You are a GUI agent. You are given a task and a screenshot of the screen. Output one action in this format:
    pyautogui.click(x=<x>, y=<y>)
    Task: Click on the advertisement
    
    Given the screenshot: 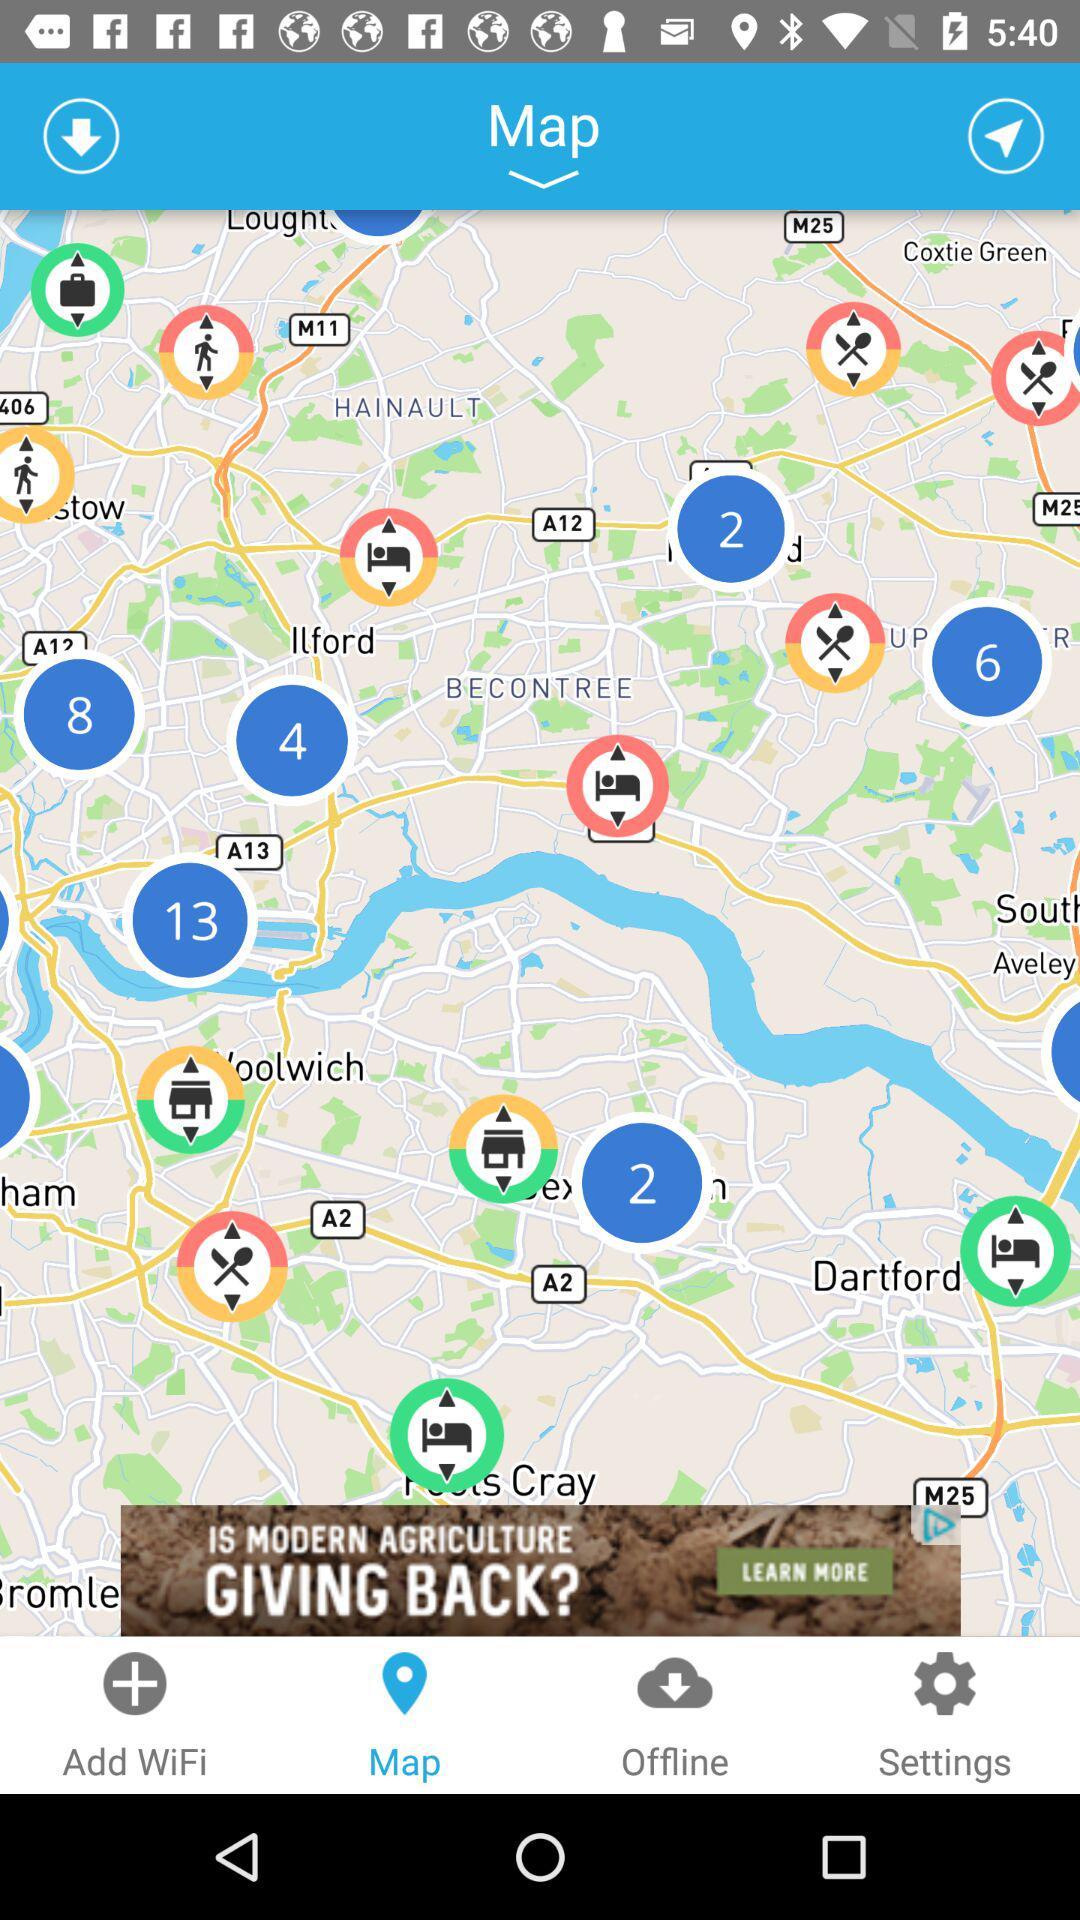 What is the action you would take?
    pyautogui.click(x=540, y=1569)
    